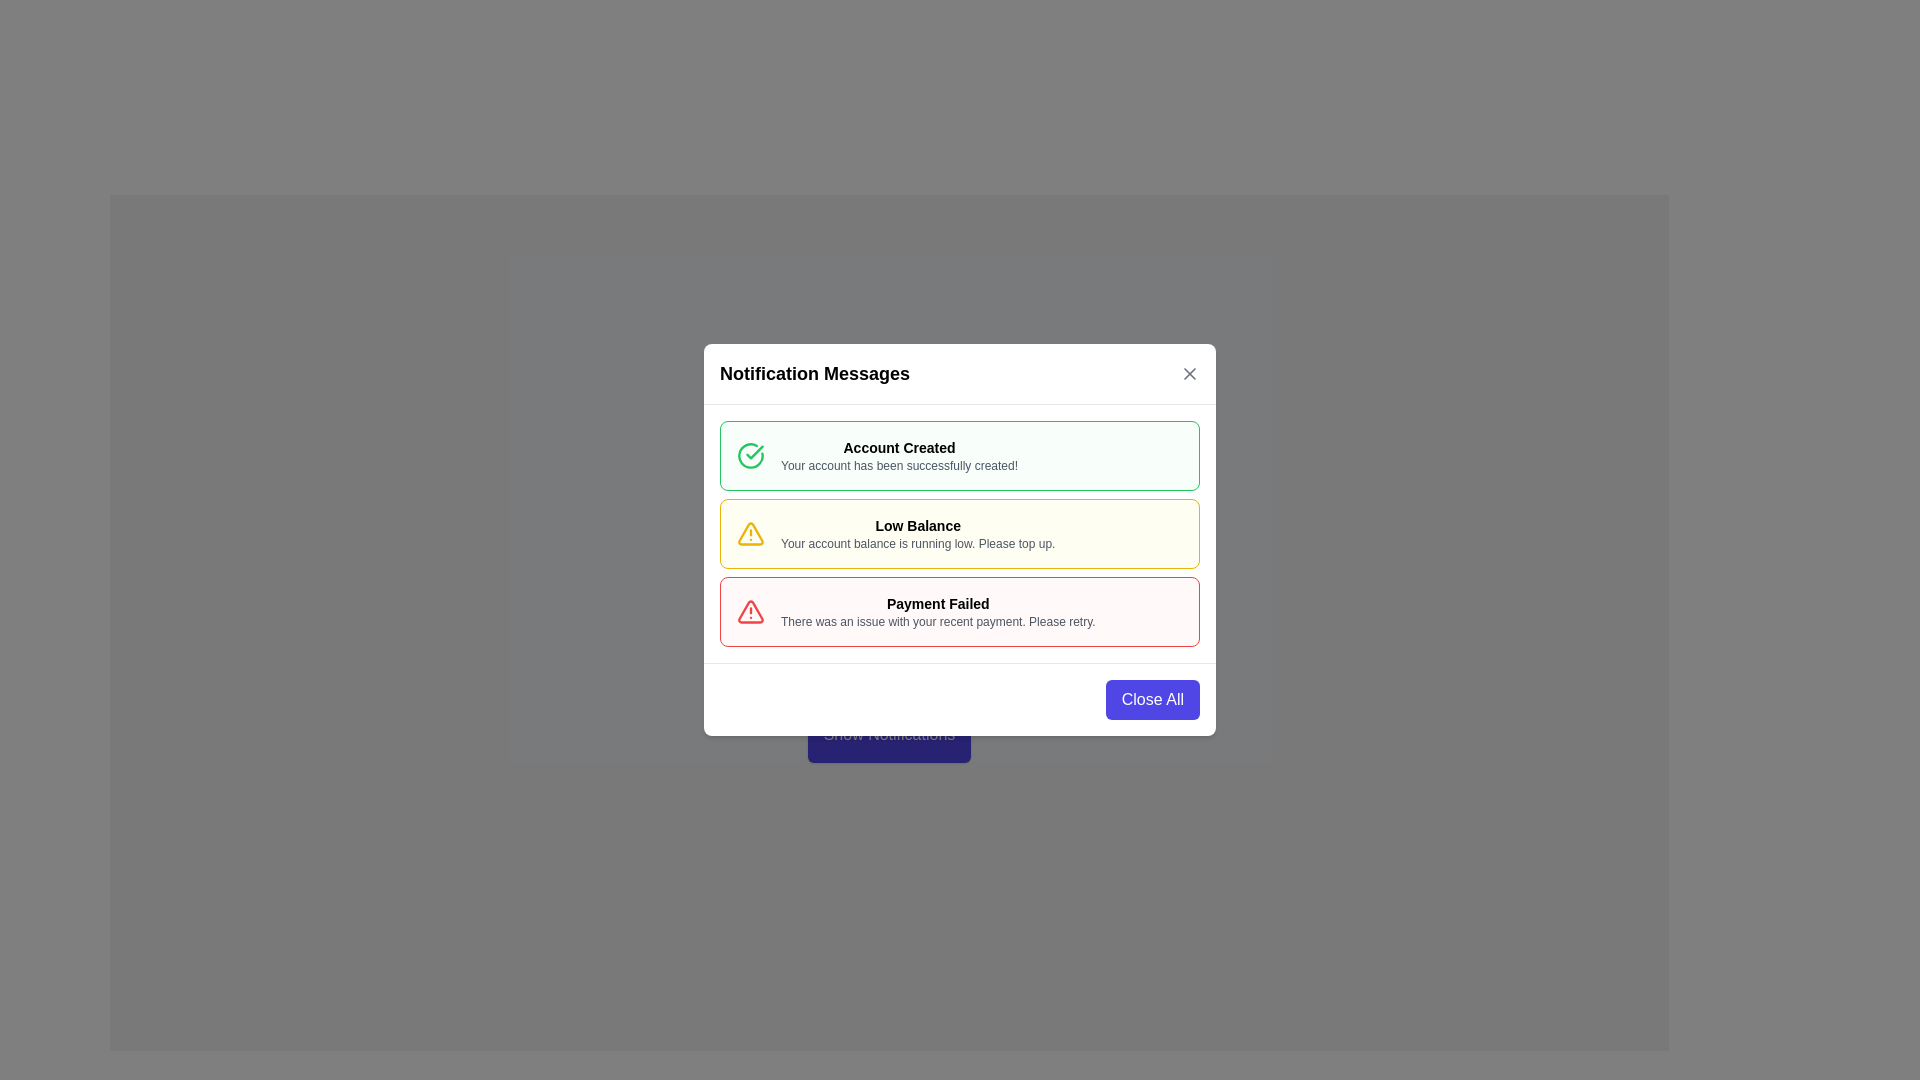 The height and width of the screenshot is (1080, 1920). Describe the element at coordinates (917, 543) in the screenshot. I see `notification message displaying 'Your account balance is running low. Please top up.' which is a small-sized gray text located below the 'Low Balance' title in a yellow-highlighted notification card within the 'Notification Messages' modal` at that location.